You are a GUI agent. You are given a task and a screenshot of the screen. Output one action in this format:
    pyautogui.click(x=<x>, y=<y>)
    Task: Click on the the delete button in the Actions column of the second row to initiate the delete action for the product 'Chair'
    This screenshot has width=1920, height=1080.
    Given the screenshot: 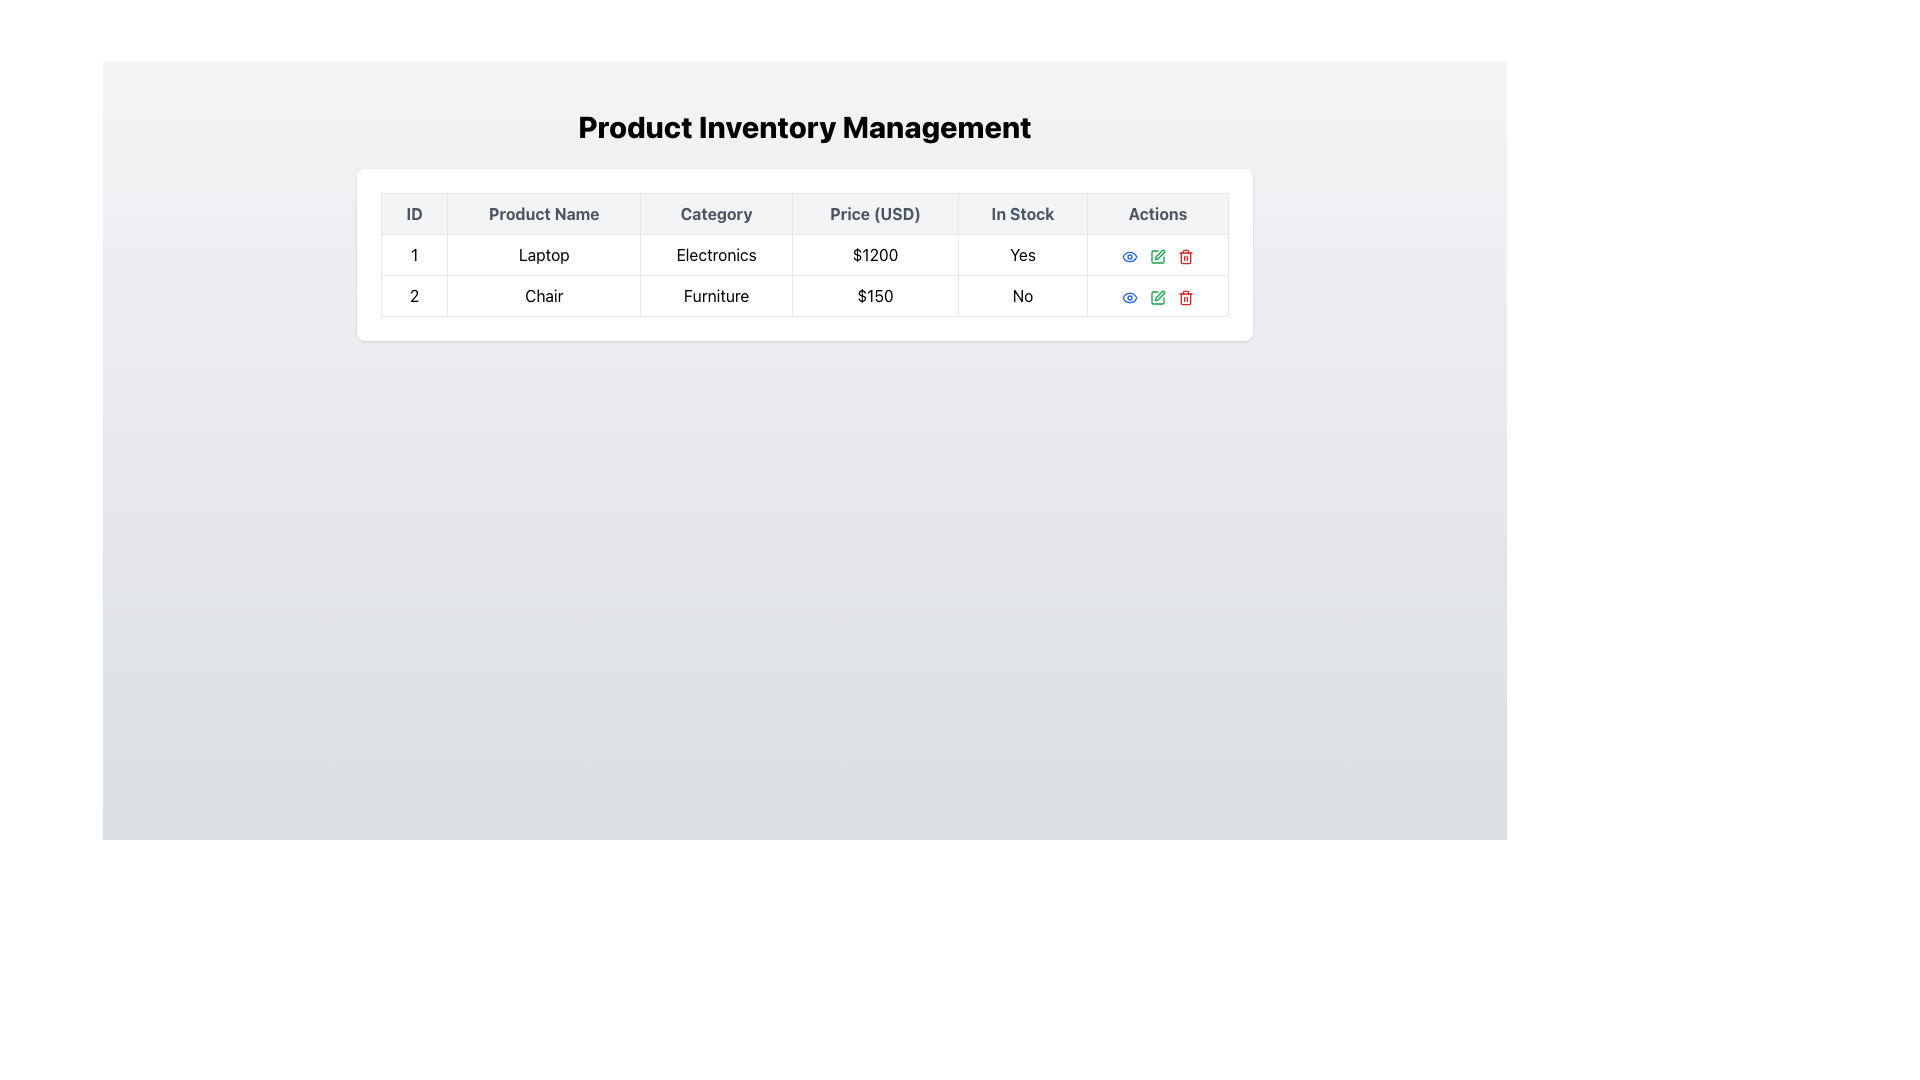 What is the action you would take?
    pyautogui.click(x=1185, y=297)
    